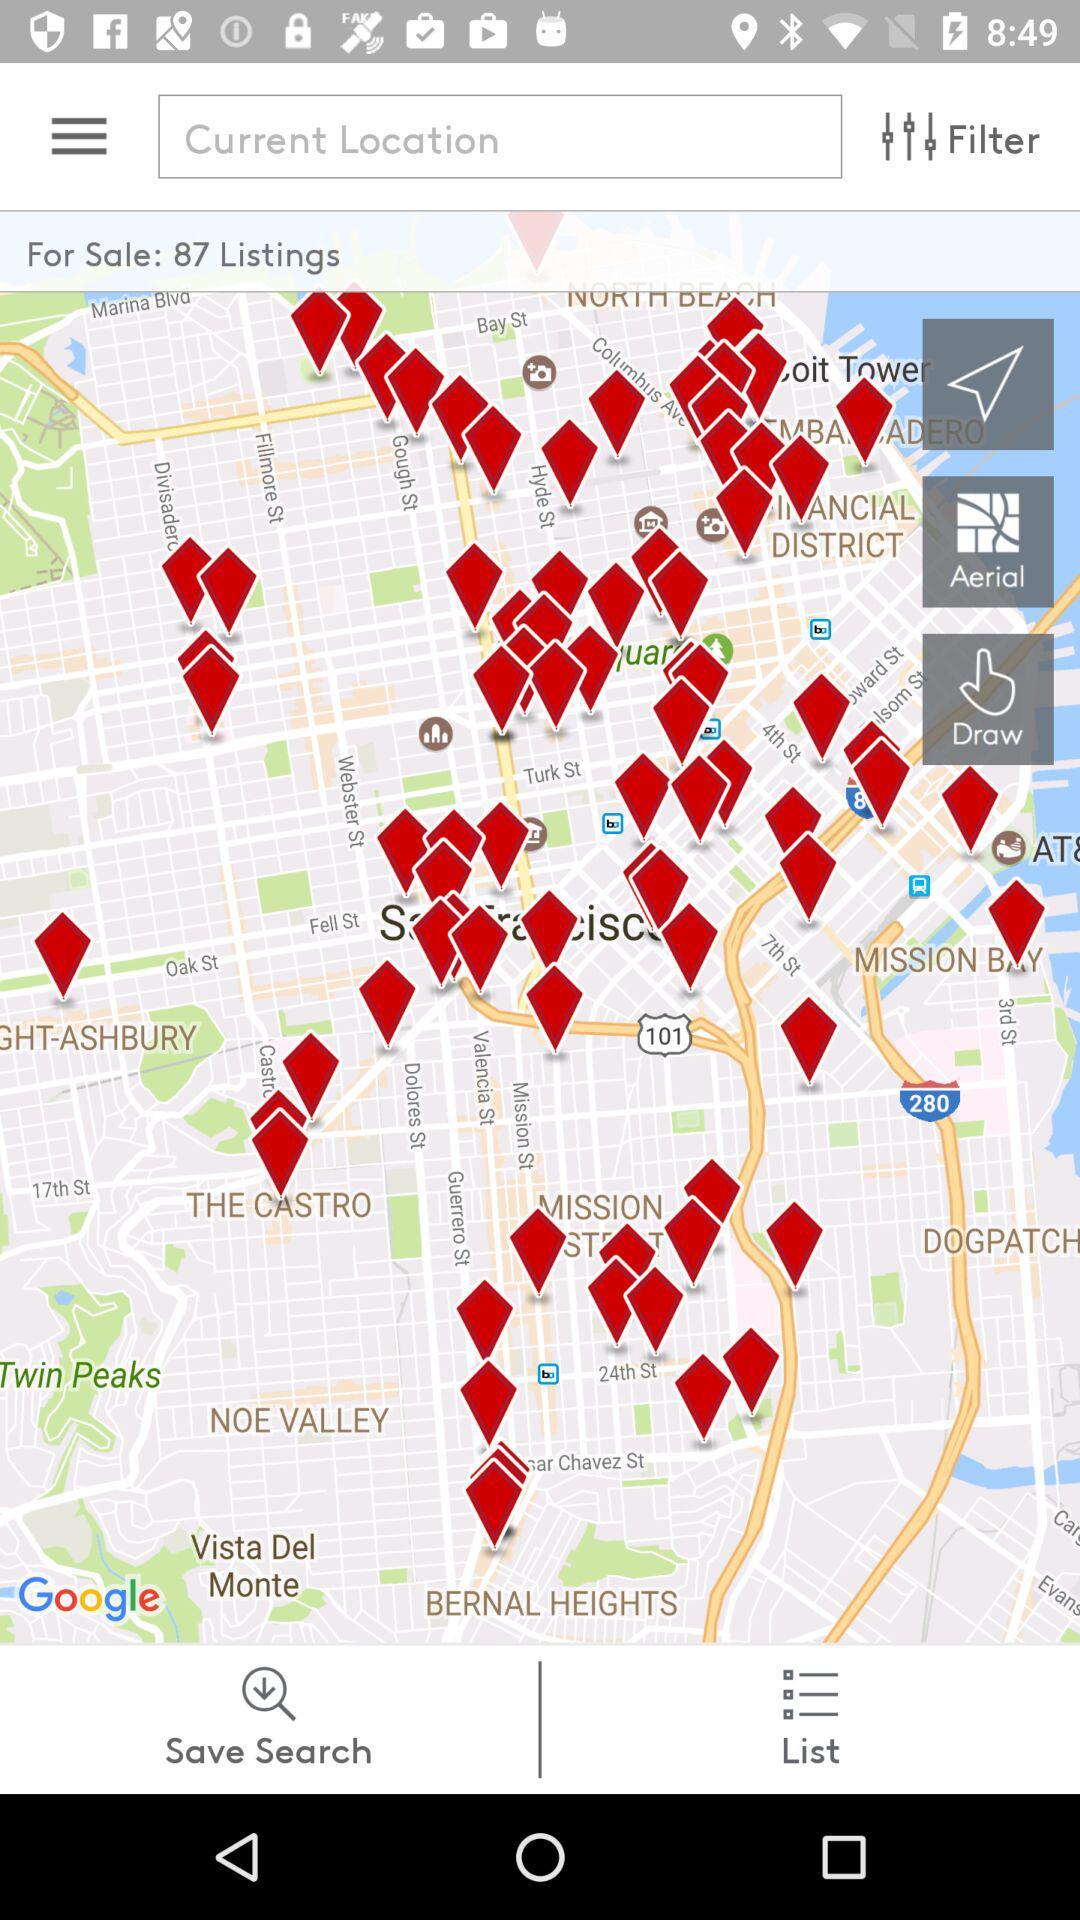 This screenshot has width=1080, height=1920. Describe the element at coordinates (810, 1718) in the screenshot. I see `list at the bottom right corner` at that location.